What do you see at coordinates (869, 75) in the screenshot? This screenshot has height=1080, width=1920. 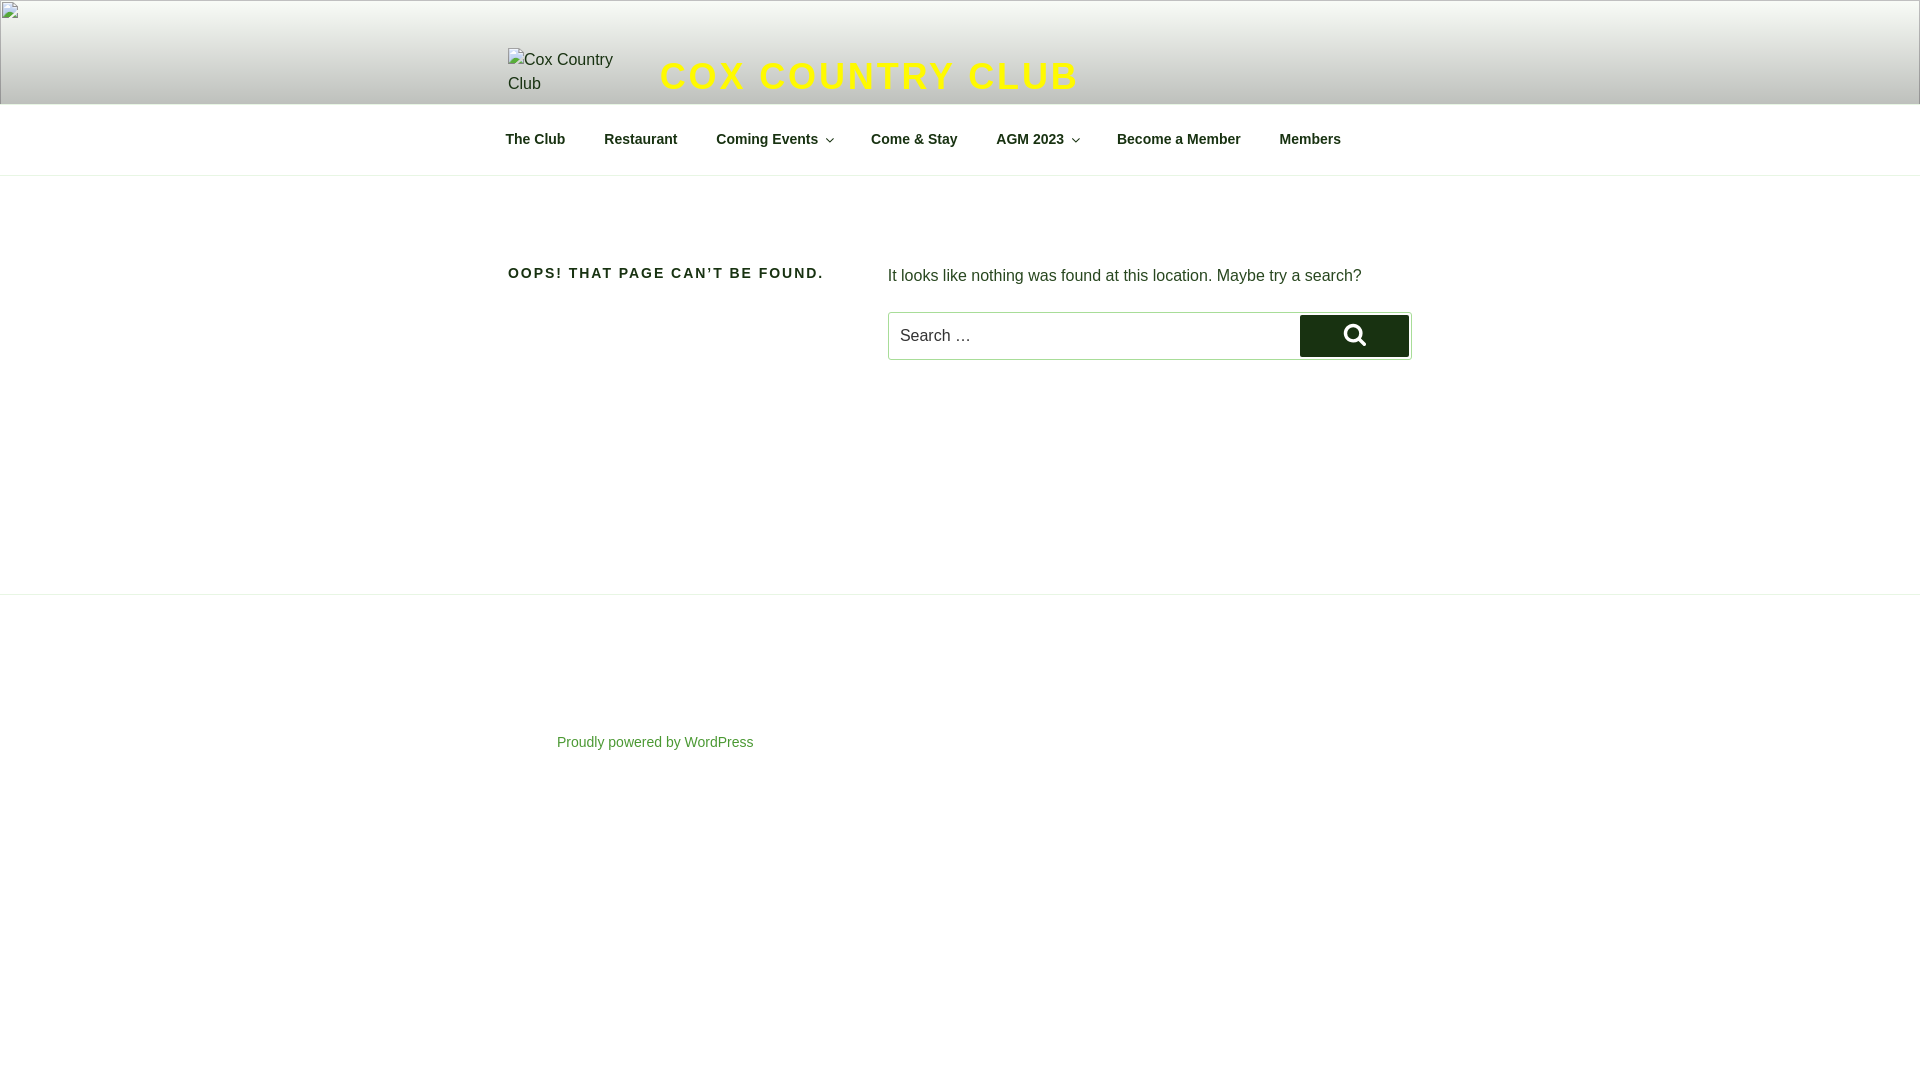 I see `'COX COUNTRY CLUB'` at bounding box center [869, 75].